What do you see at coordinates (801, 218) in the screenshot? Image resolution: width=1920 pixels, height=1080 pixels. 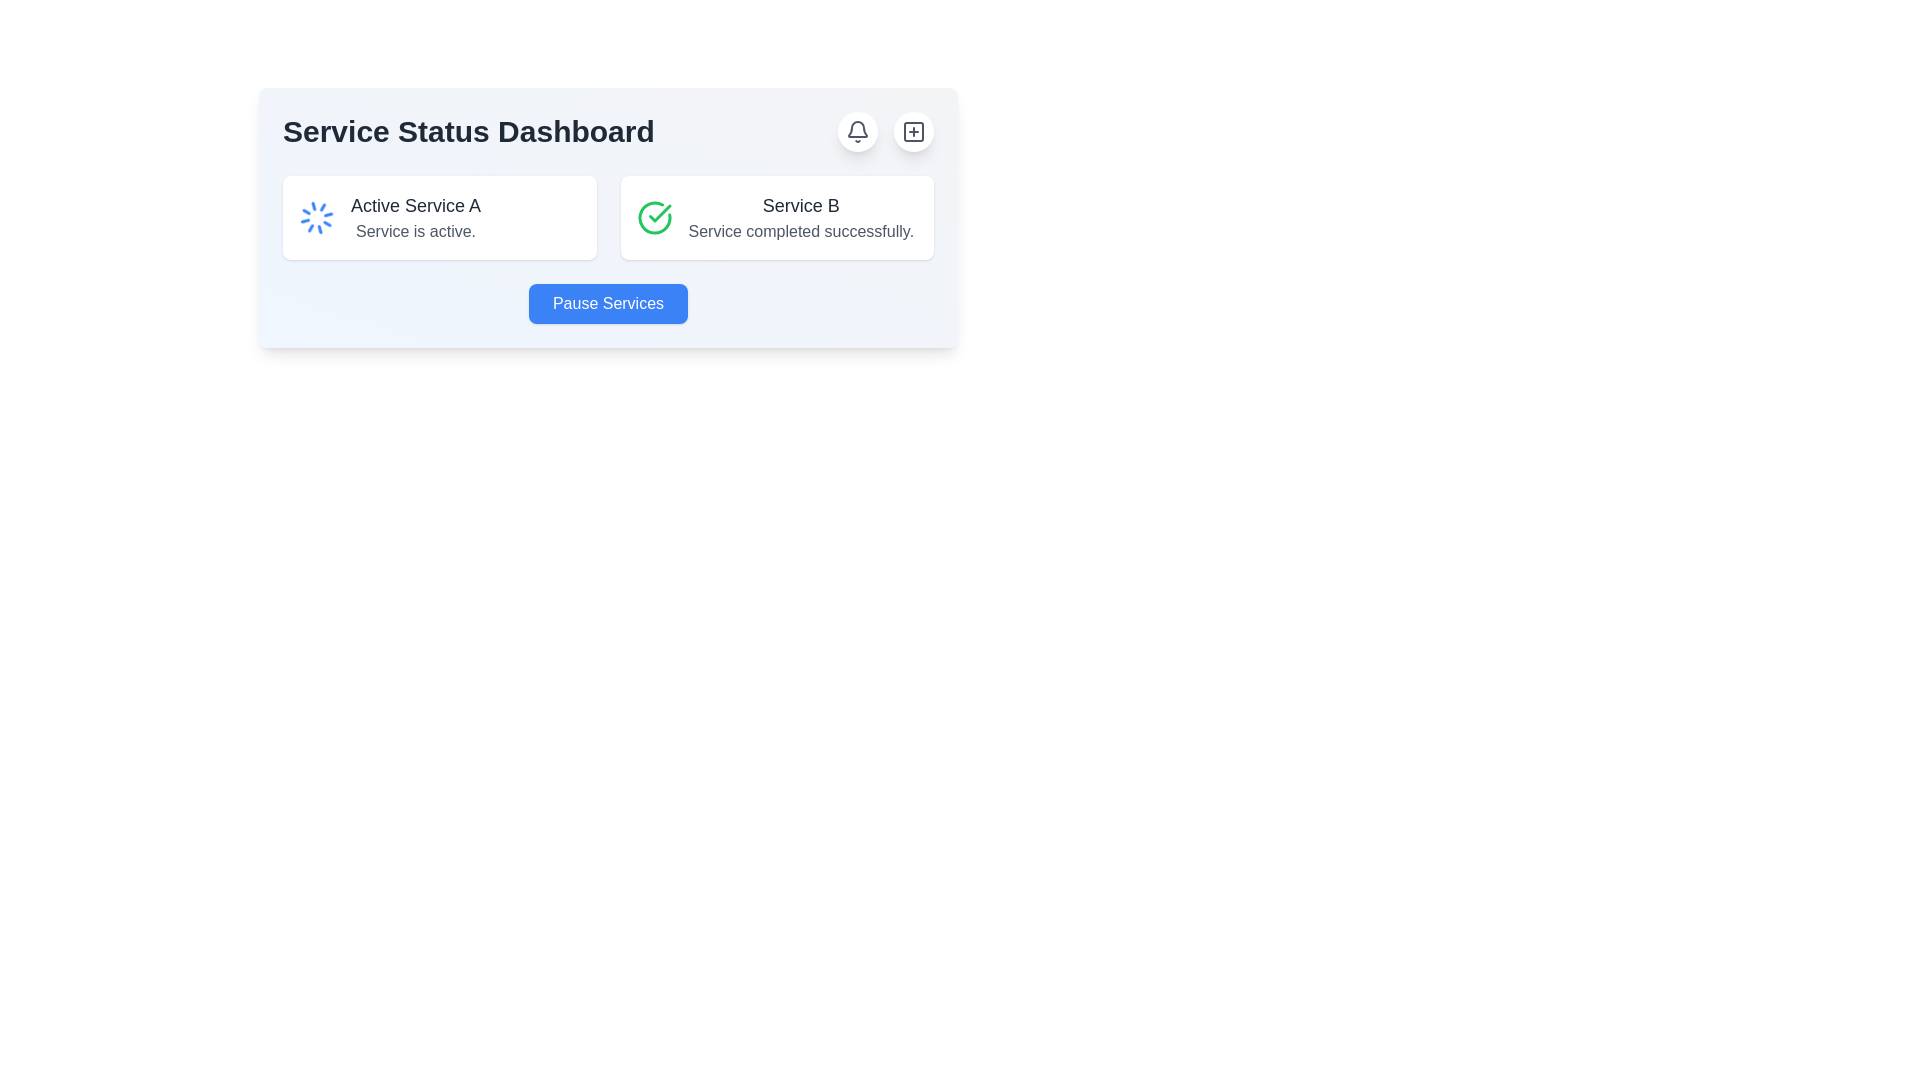 I see `the text label displaying 'Service B' which contains the message 'Service completed successfully.'` at bounding box center [801, 218].